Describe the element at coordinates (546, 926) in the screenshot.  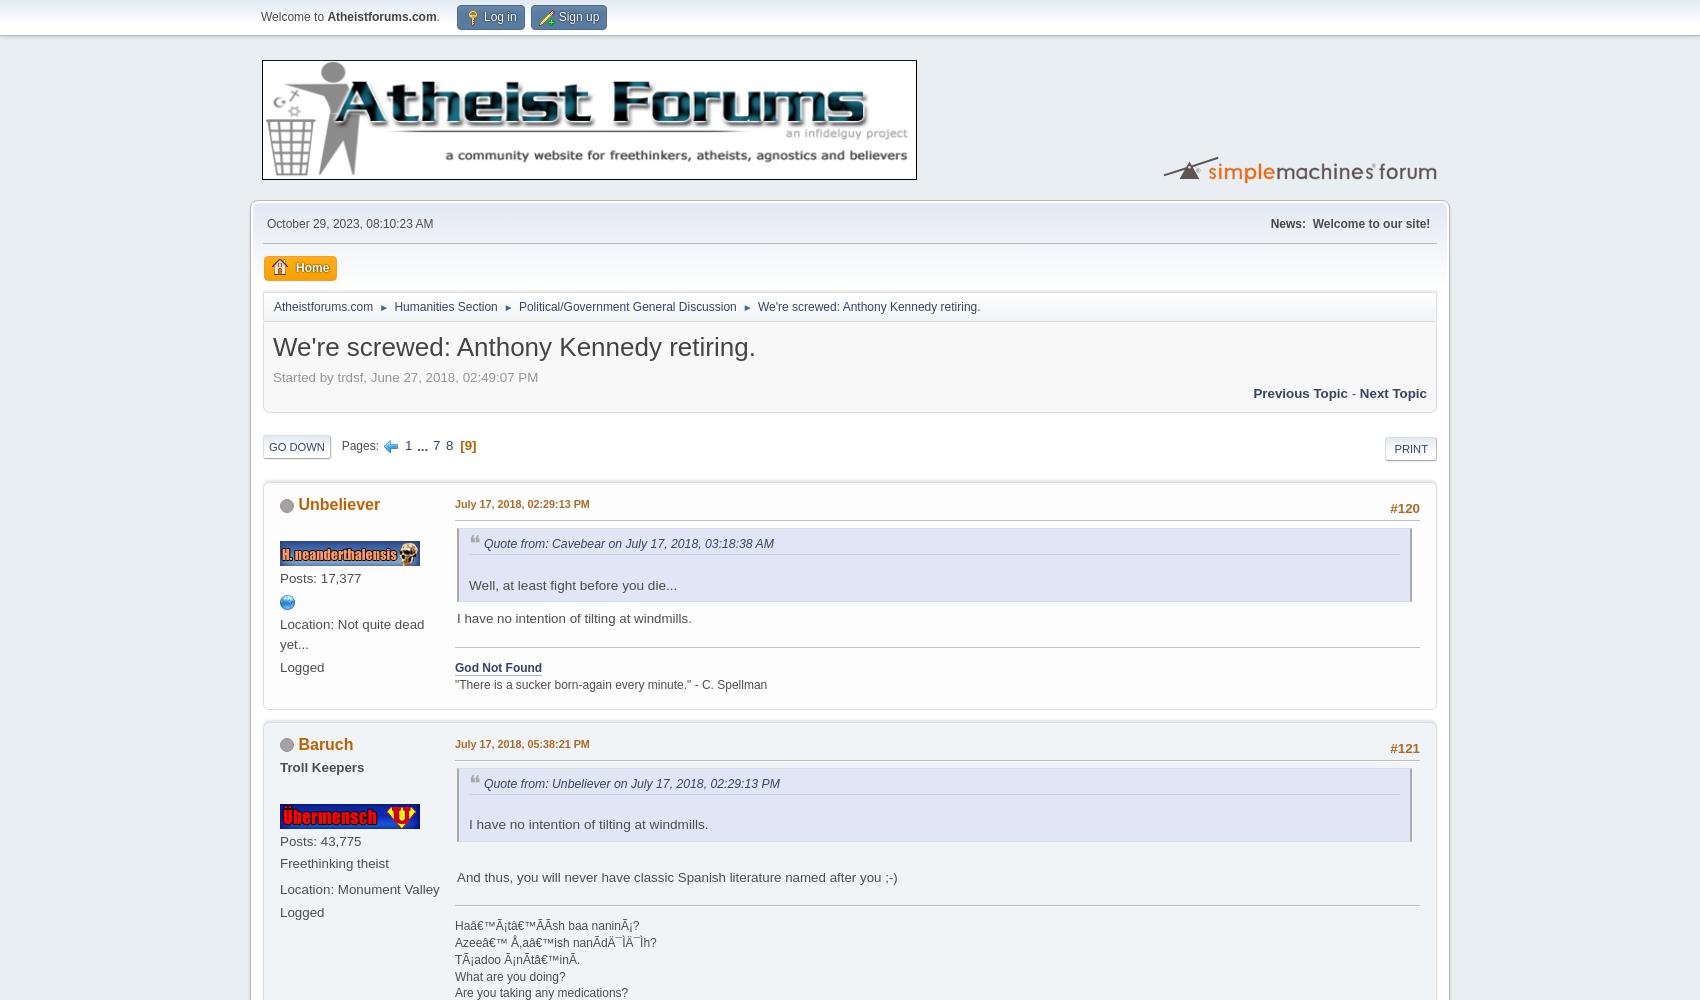
I see `'Haâ€™Ã¡tâ€™Ã­Ã­sh baa naninÃ¡?'` at that location.